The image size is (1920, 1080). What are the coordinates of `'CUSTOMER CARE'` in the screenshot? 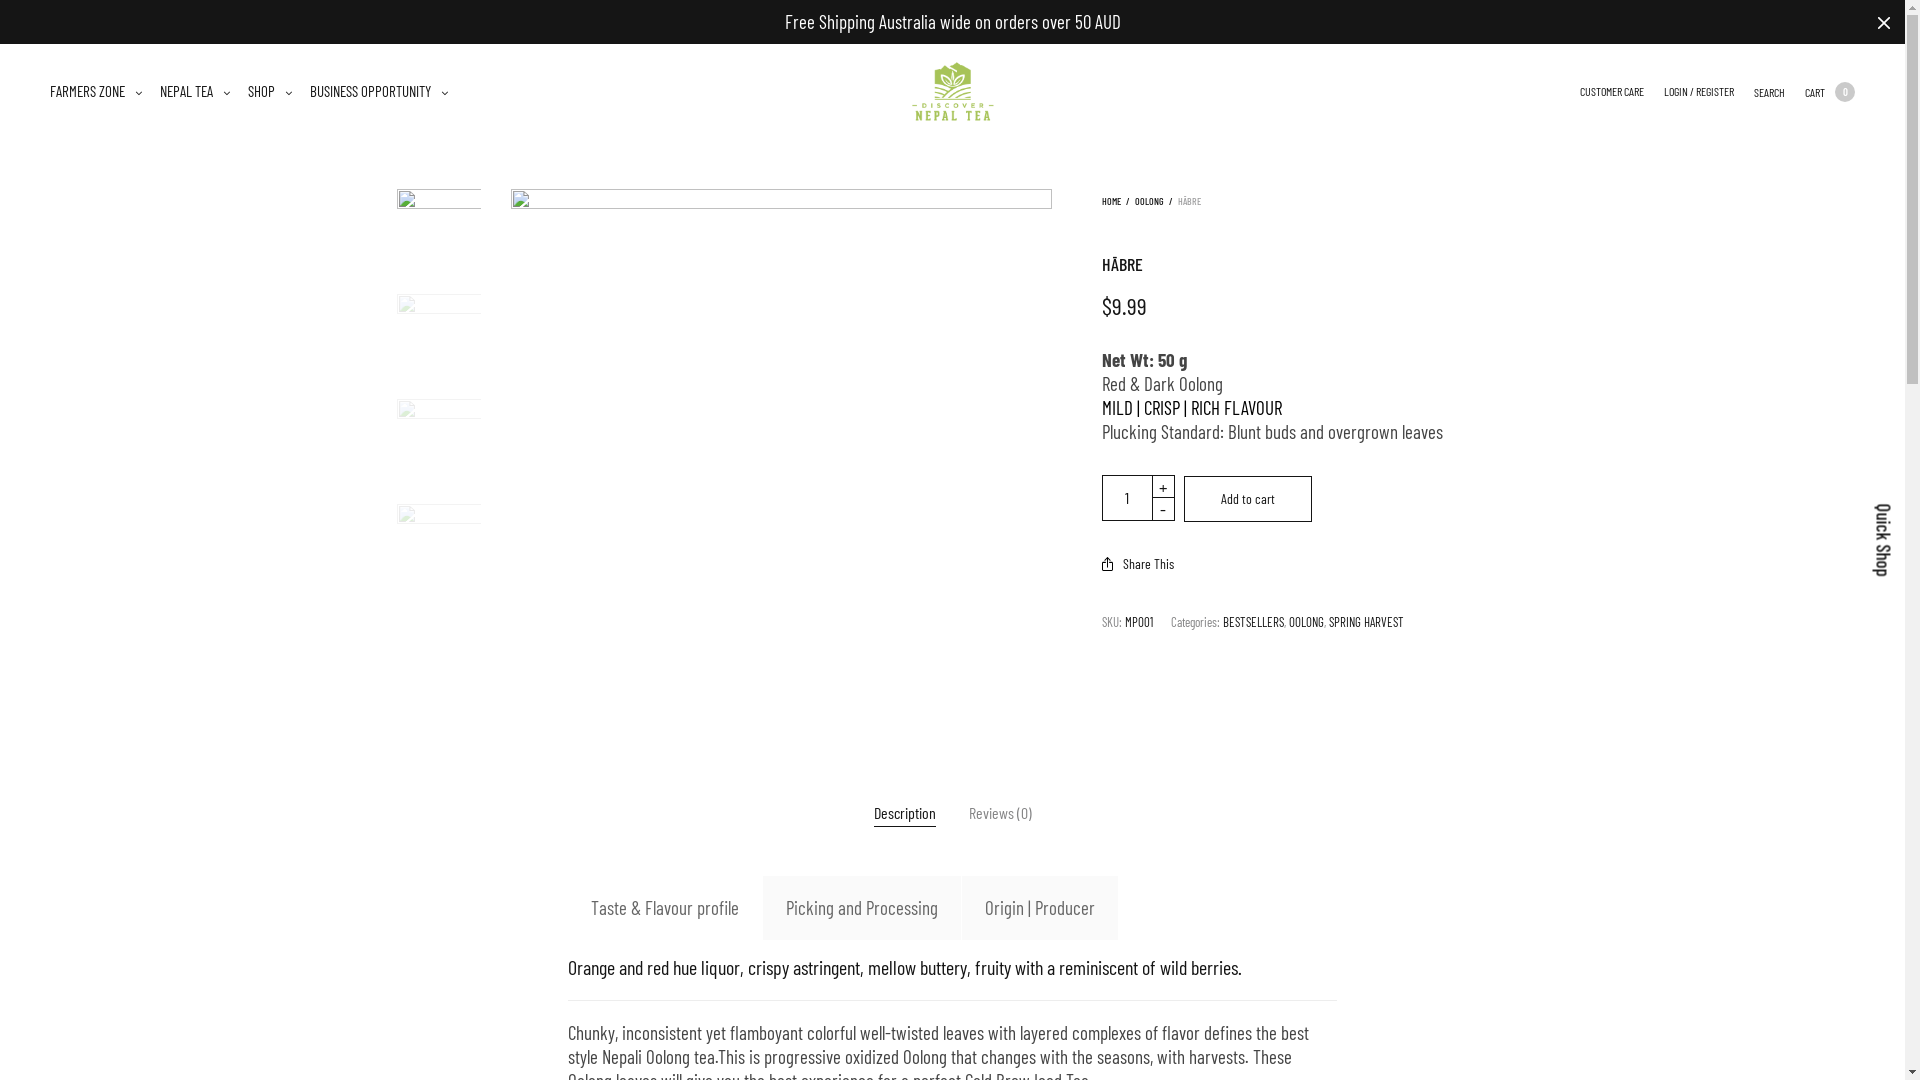 It's located at (1612, 91).